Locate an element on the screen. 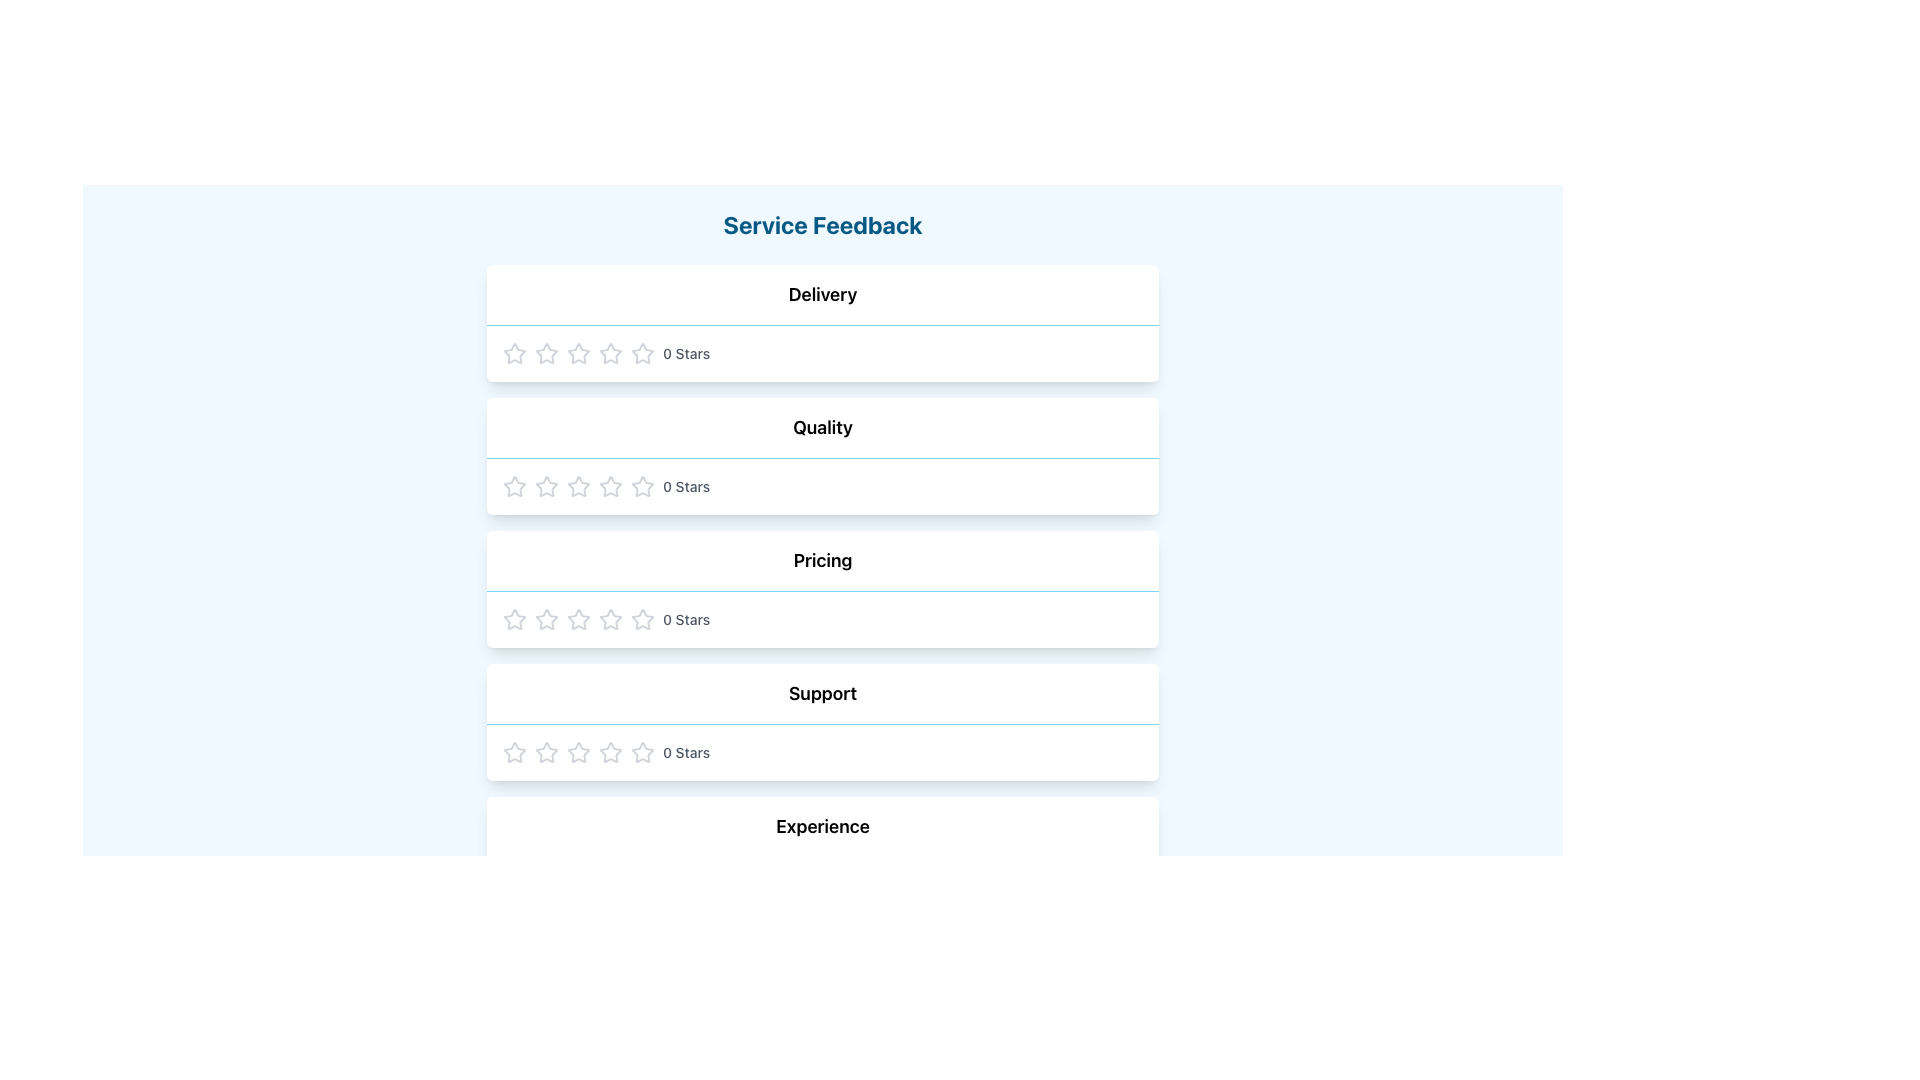 This screenshot has width=1920, height=1080. the first star icon in the delivery rating system to assign a one star rating is located at coordinates (514, 353).